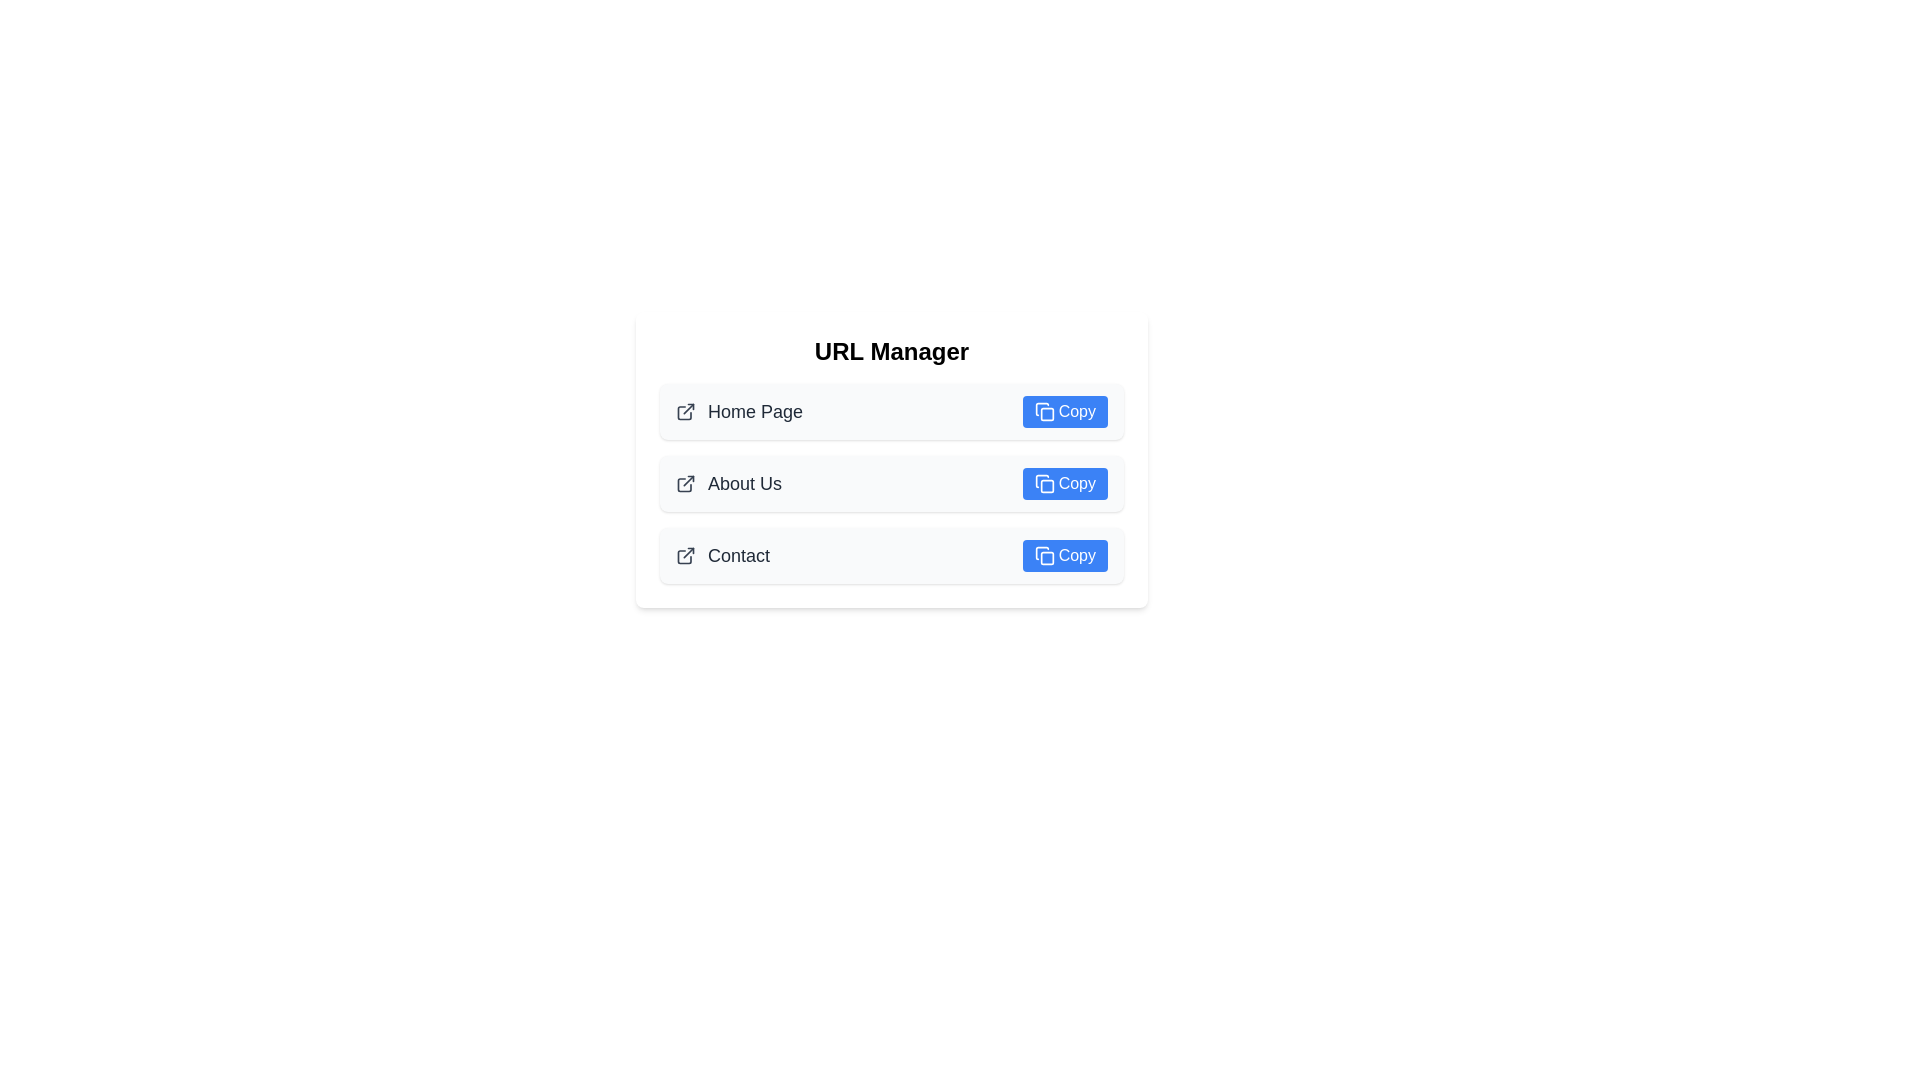  What do you see at coordinates (728, 483) in the screenshot?
I see `Text Label that serves as a link to the 'About Us' page, located below the 'Home Page' item in the 'URL Manager' section` at bounding box center [728, 483].